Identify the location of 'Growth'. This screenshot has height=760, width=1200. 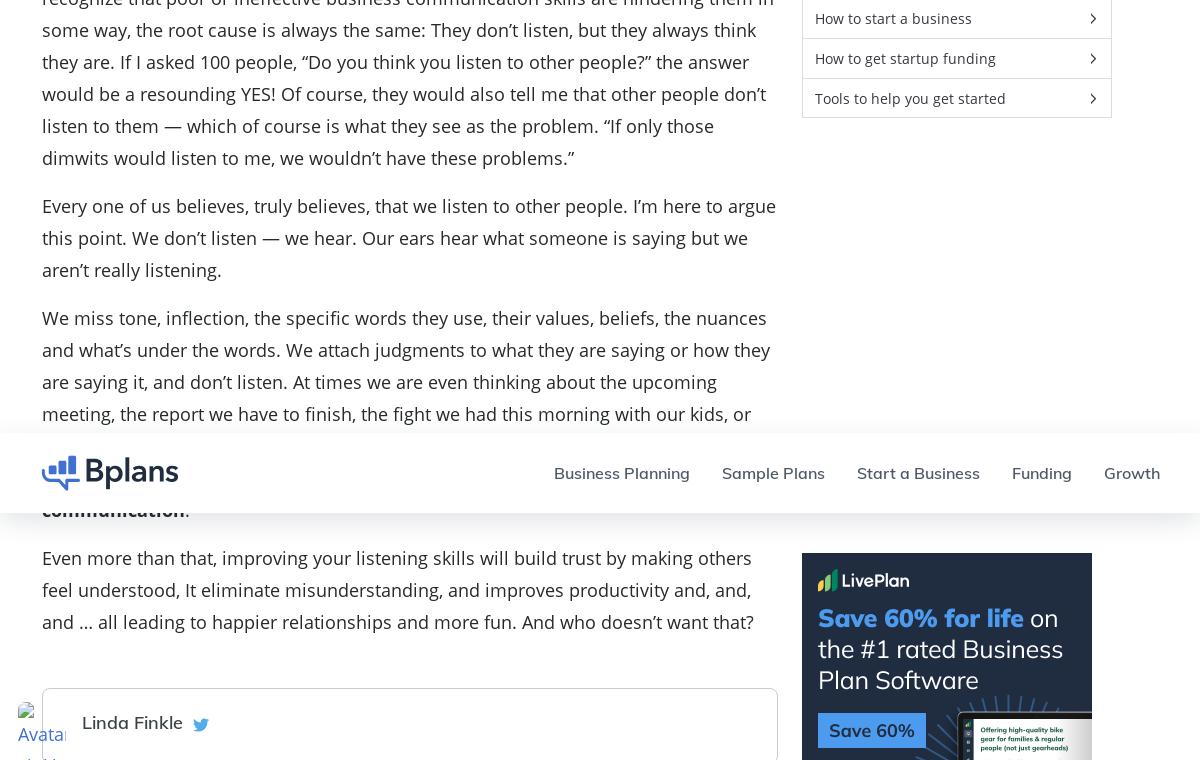
(566, 190).